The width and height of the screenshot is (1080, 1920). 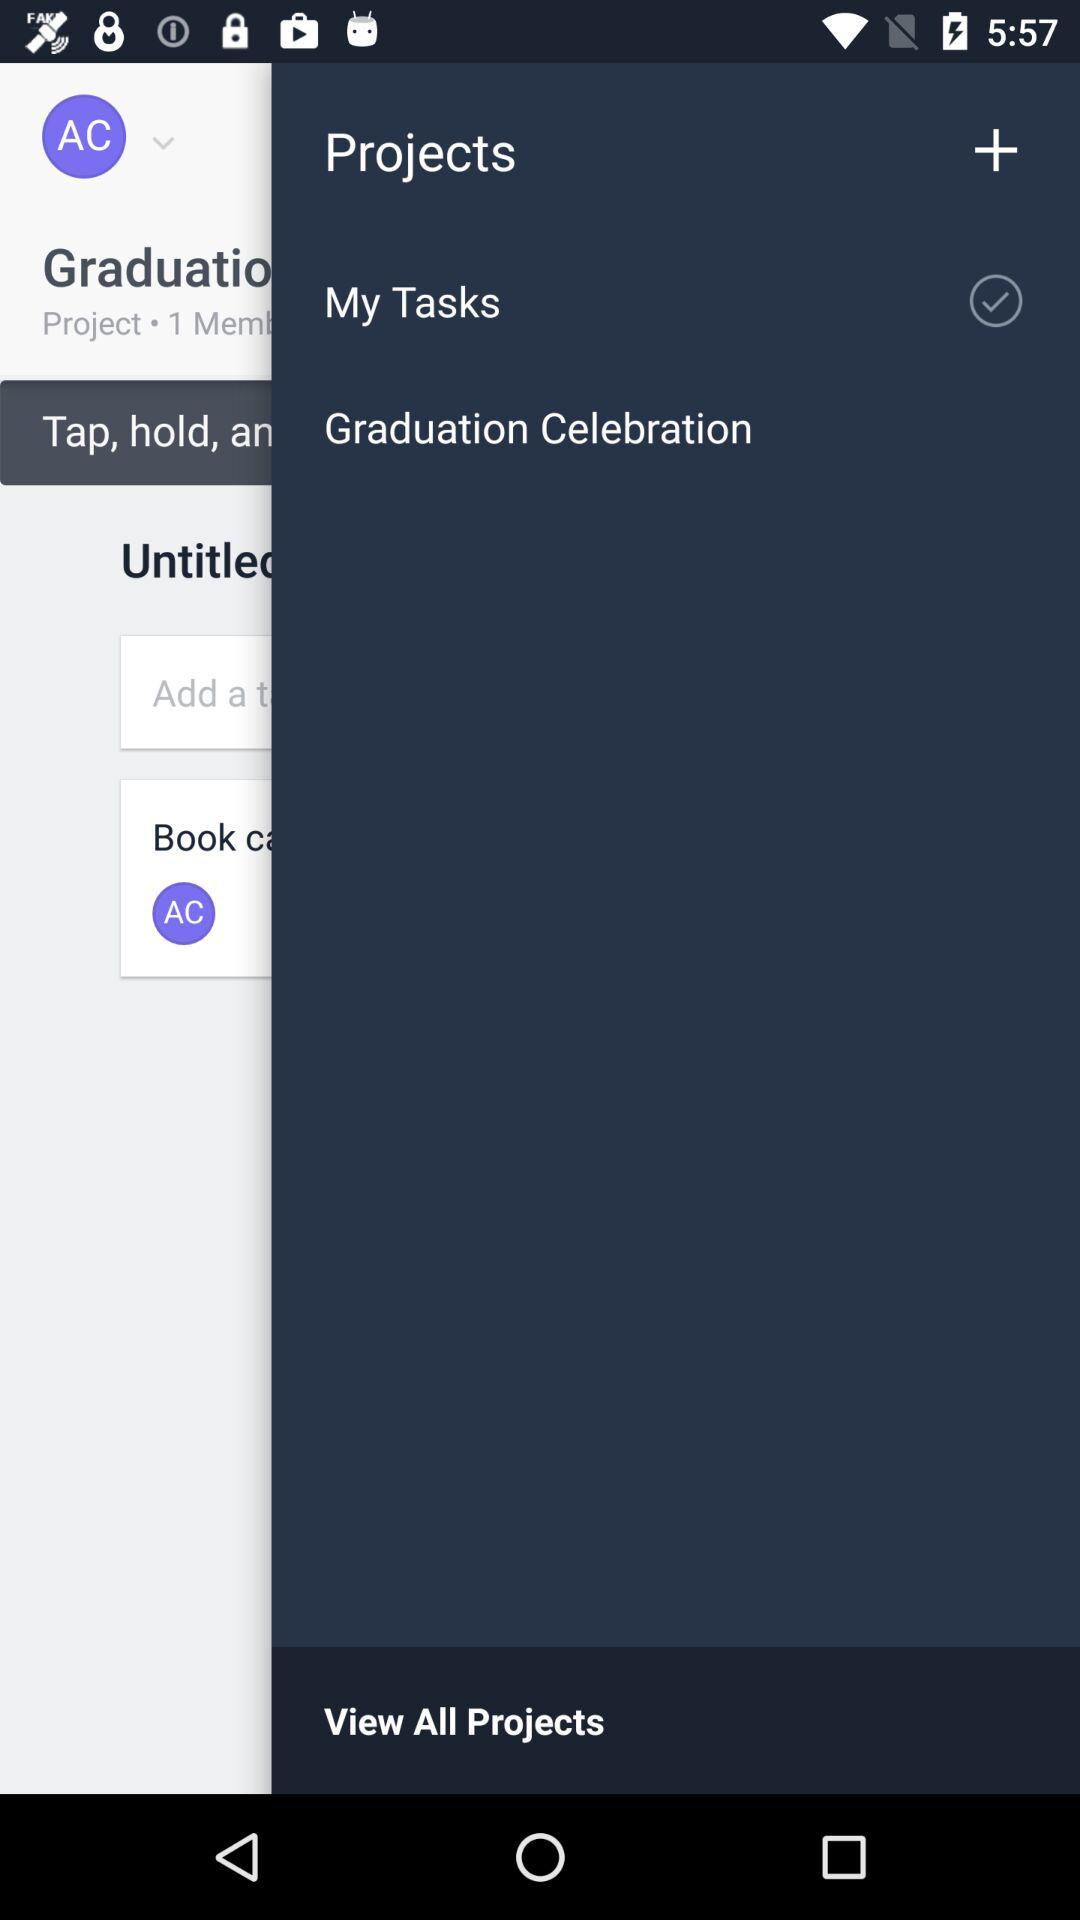 What do you see at coordinates (1006, 291) in the screenshot?
I see `the check icon` at bounding box center [1006, 291].